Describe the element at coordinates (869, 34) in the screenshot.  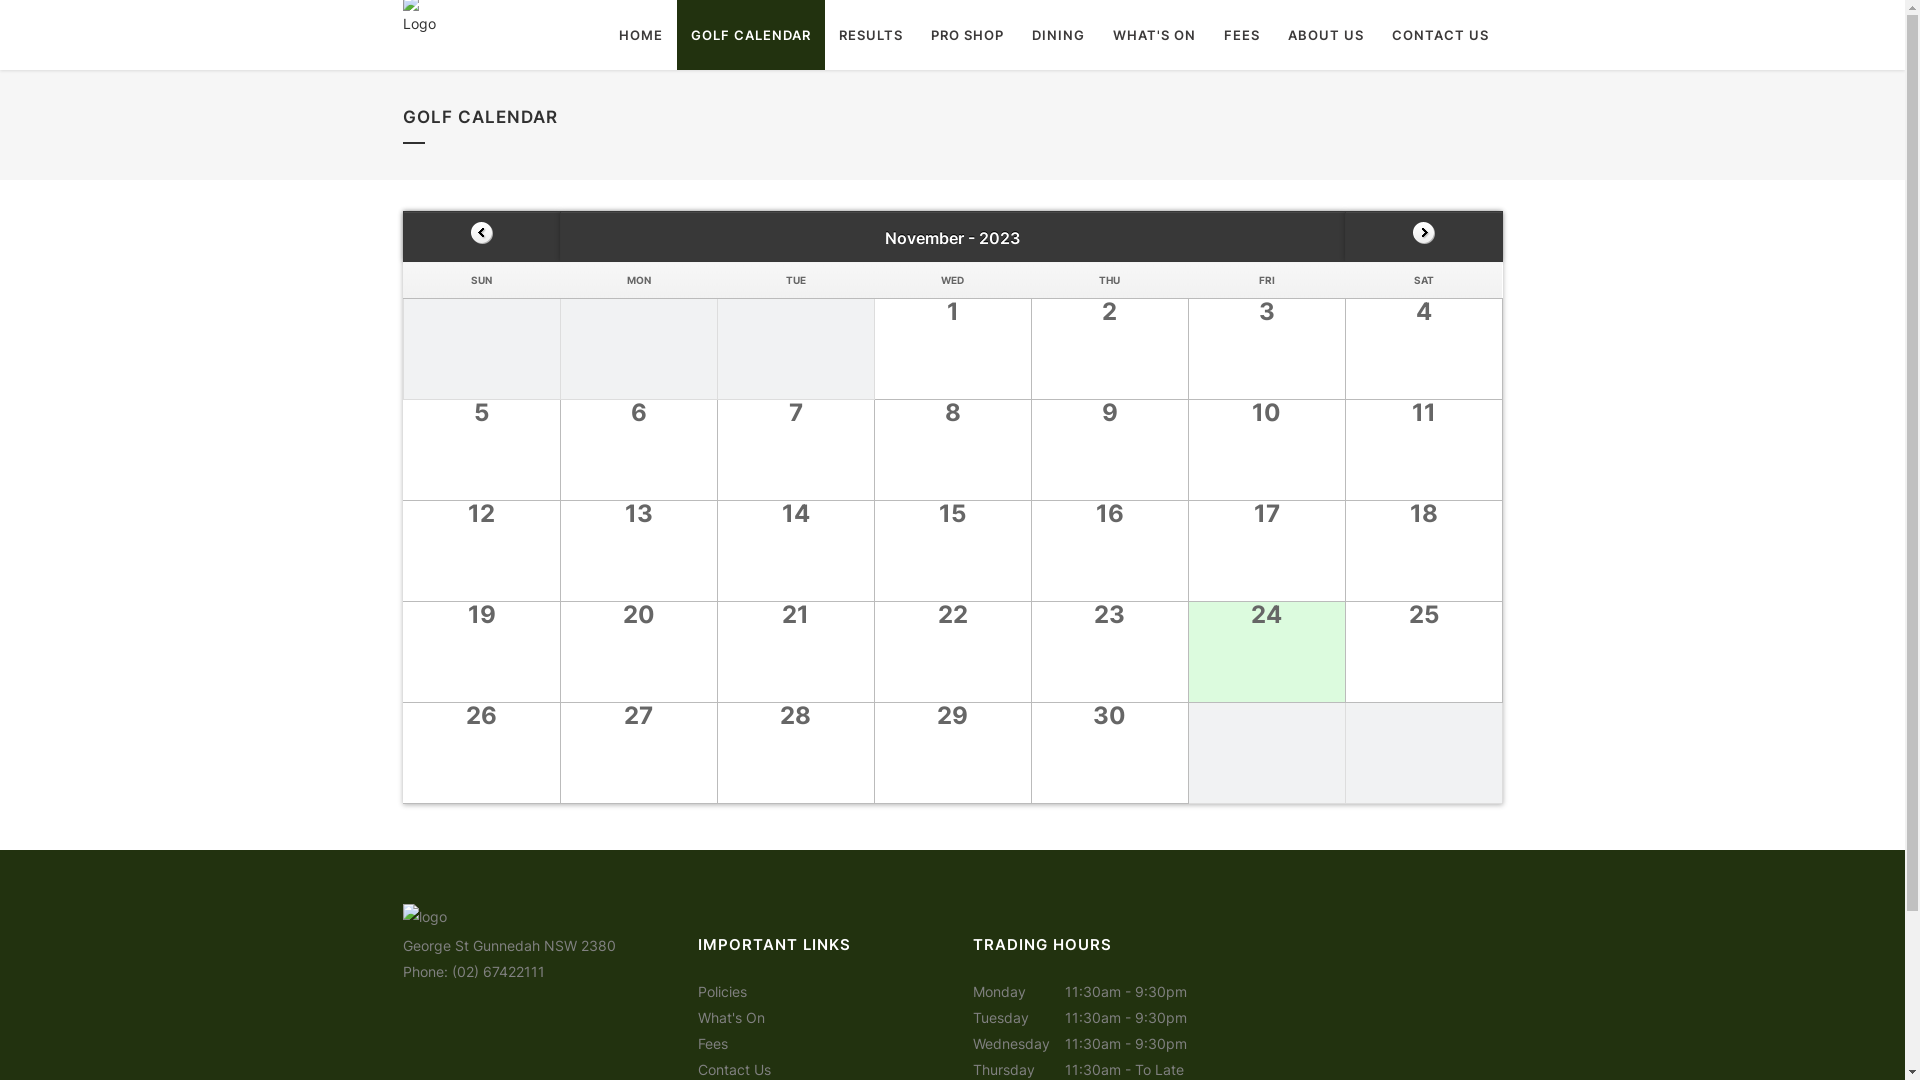
I see `'RESULTS'` at that location.